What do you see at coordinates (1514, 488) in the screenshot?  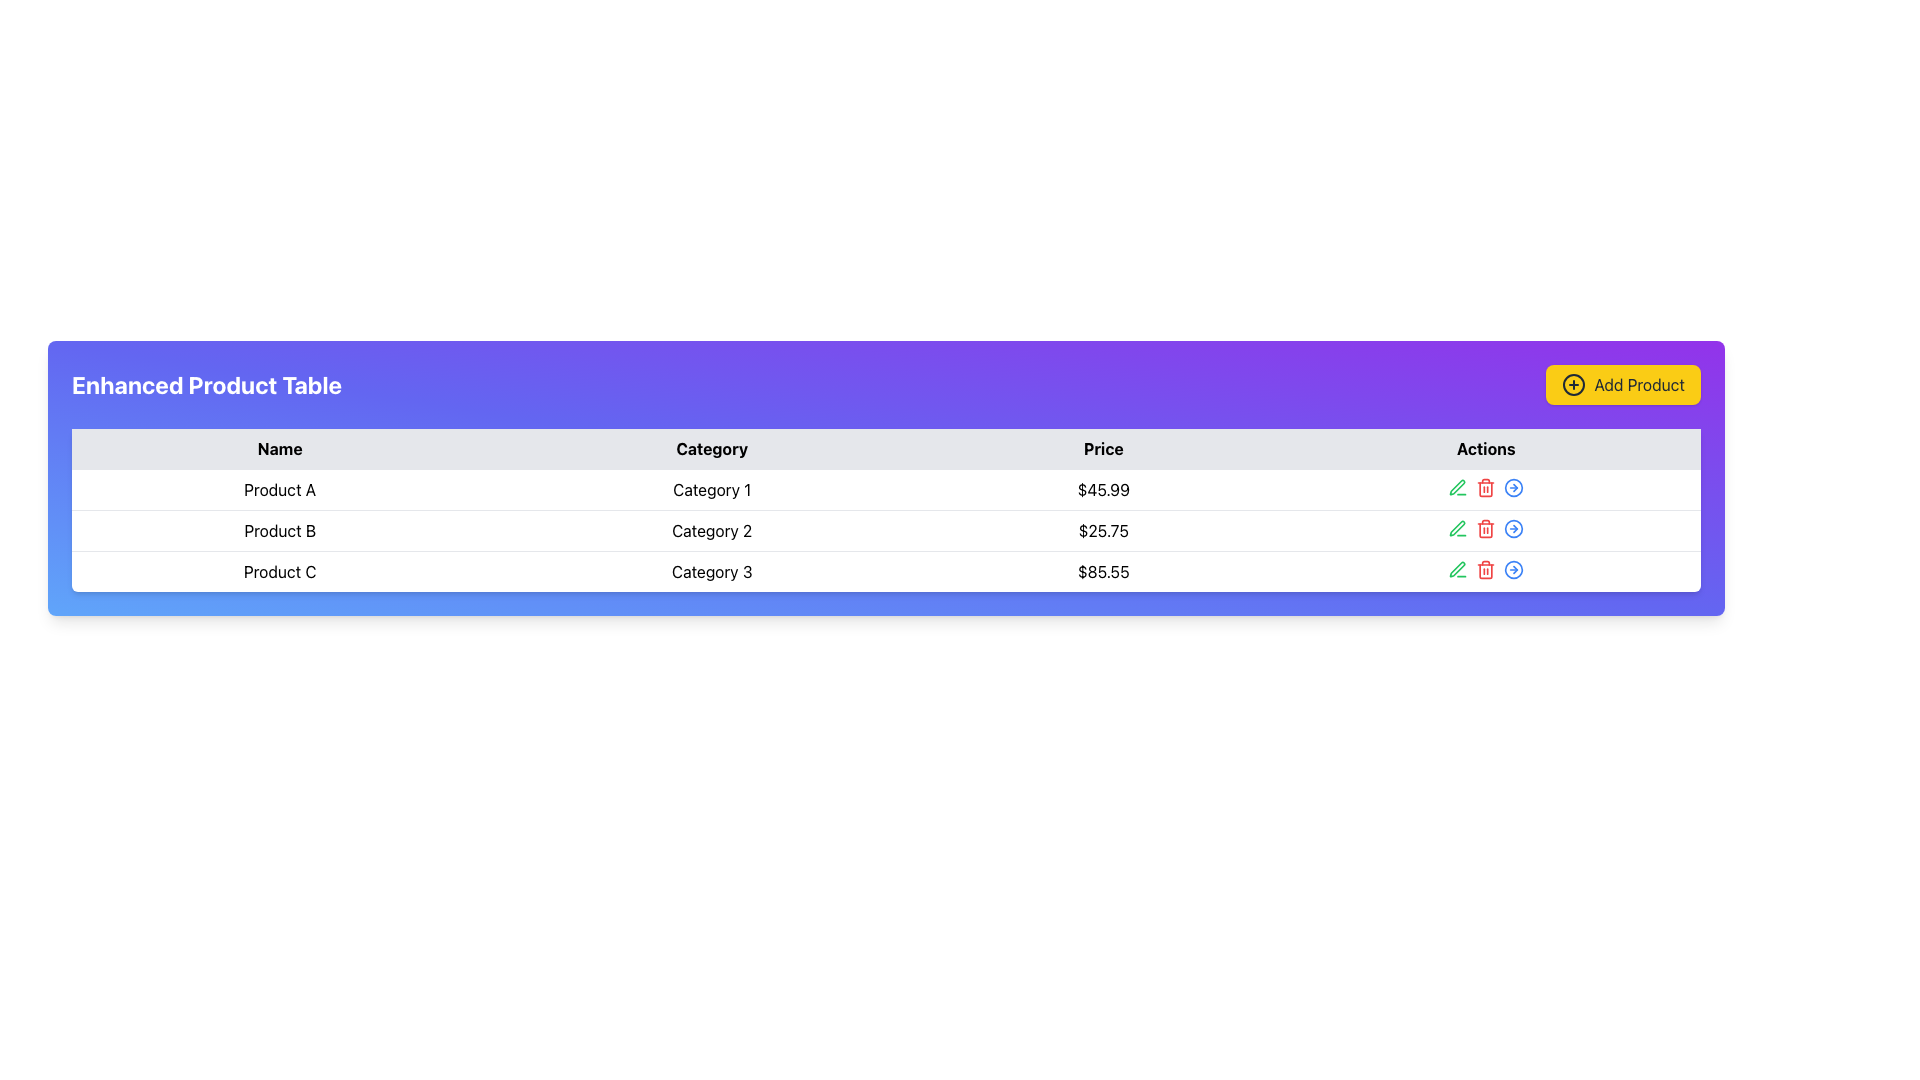 I see `the blue circular button with a rightwards arrow icon located in the 'Actions' column of the third row of the product table` at bounding box center [1514, 488].